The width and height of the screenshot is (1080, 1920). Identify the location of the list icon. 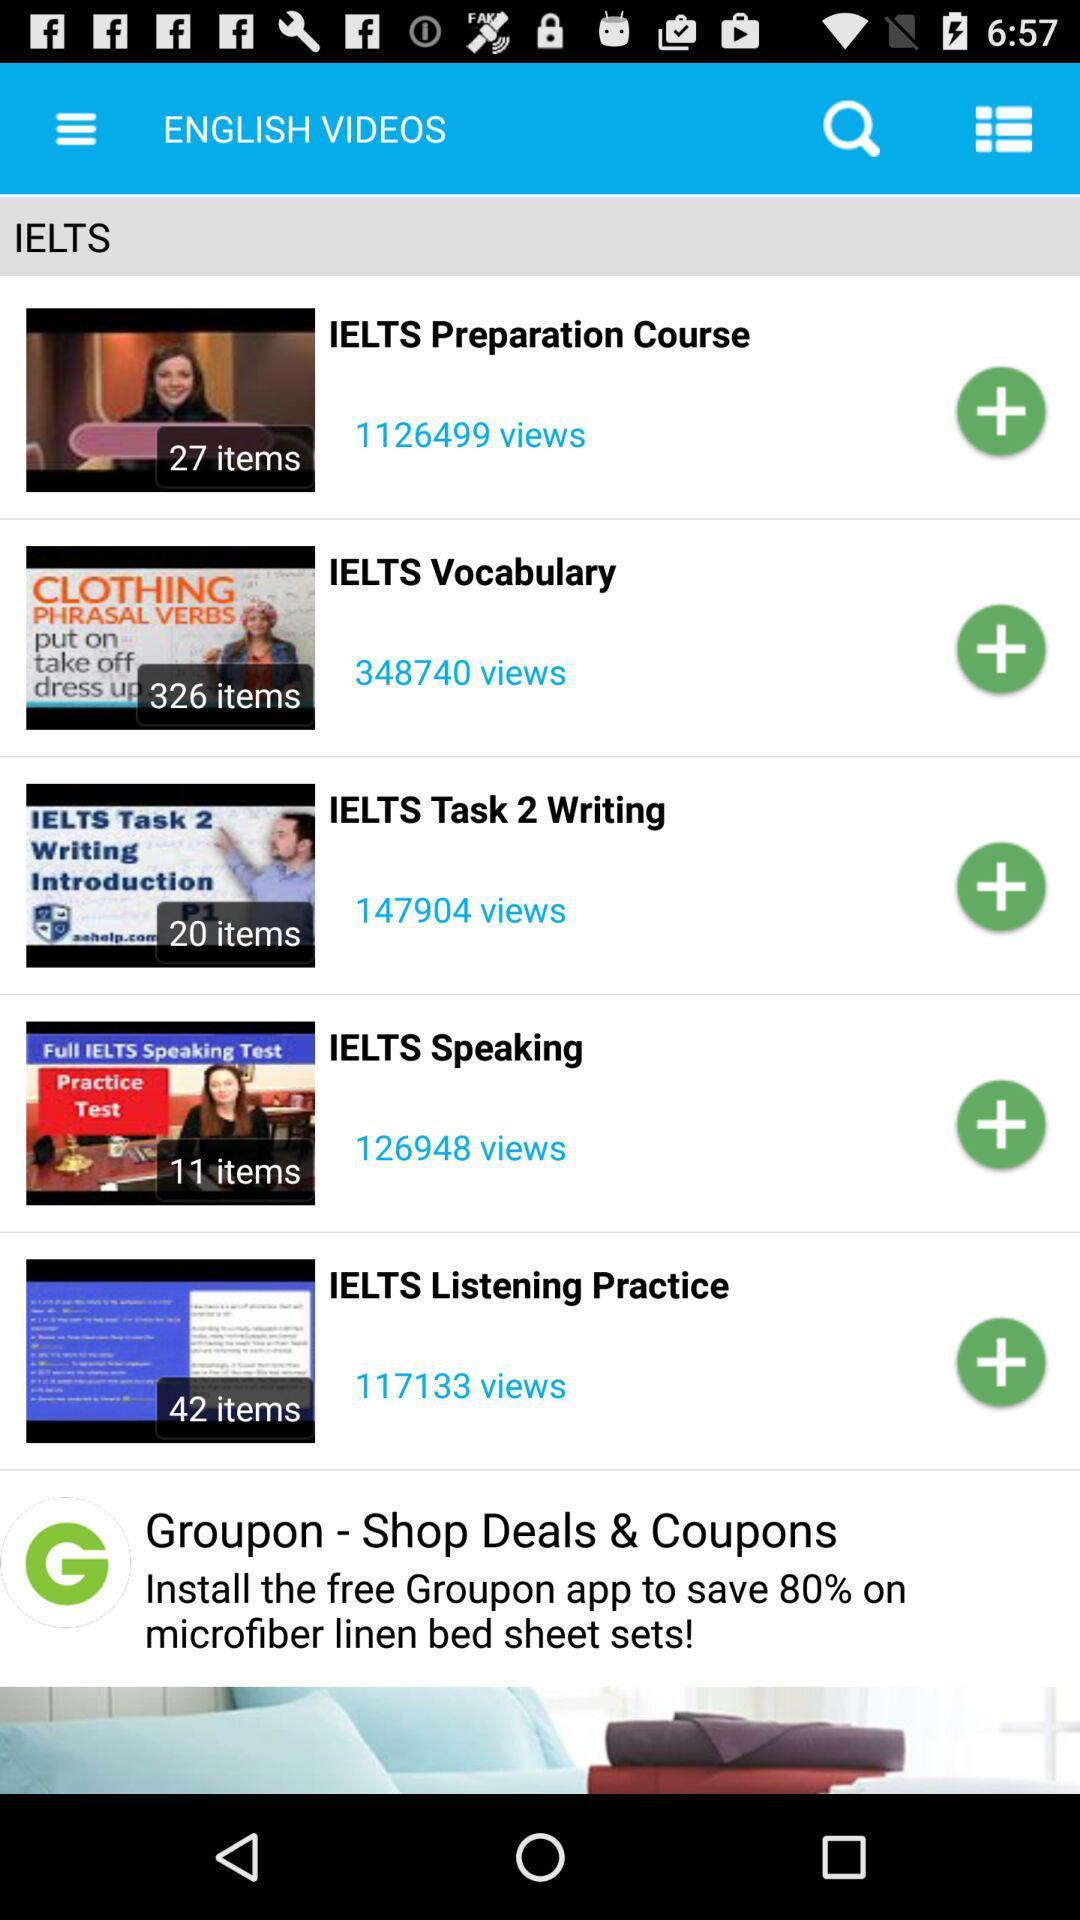
(1003, 136).